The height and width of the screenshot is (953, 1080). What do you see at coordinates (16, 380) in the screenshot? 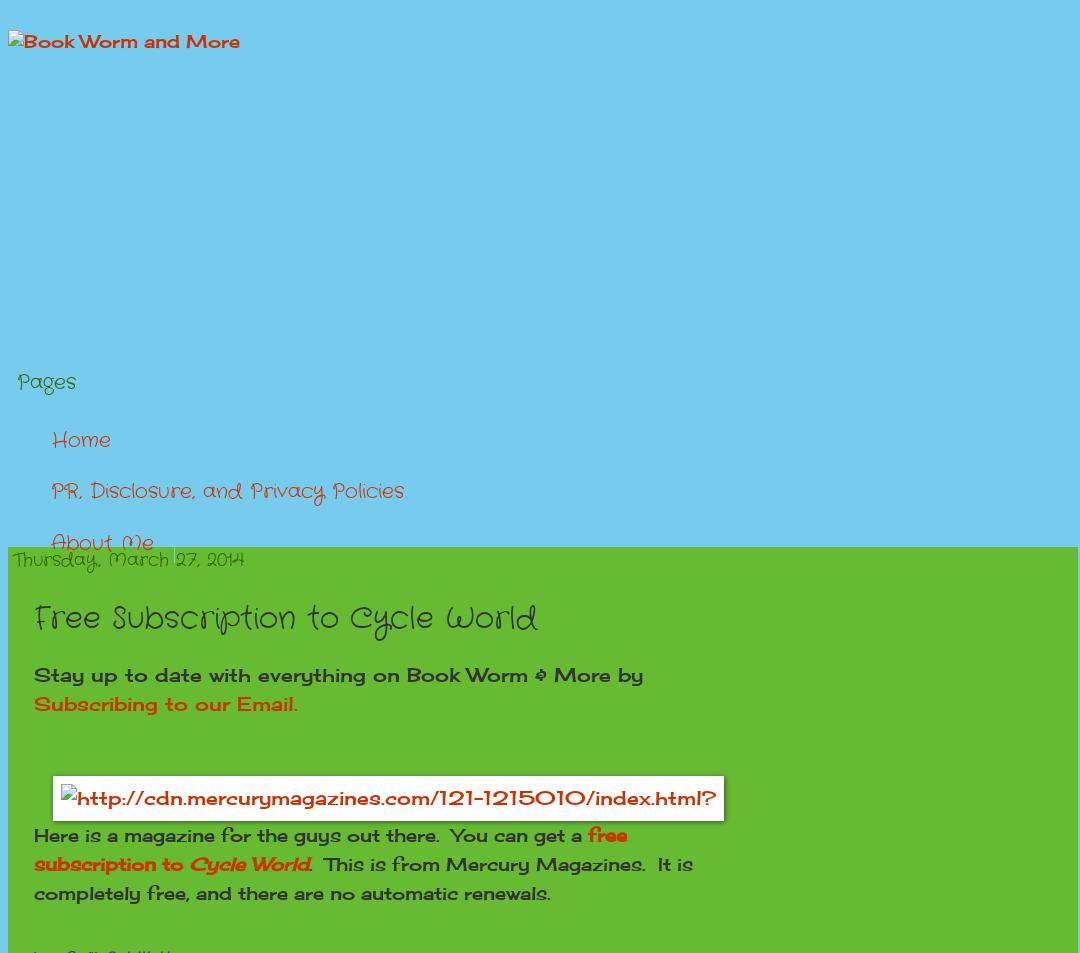
I see `'Pages'` at bounding box center [16, 380].